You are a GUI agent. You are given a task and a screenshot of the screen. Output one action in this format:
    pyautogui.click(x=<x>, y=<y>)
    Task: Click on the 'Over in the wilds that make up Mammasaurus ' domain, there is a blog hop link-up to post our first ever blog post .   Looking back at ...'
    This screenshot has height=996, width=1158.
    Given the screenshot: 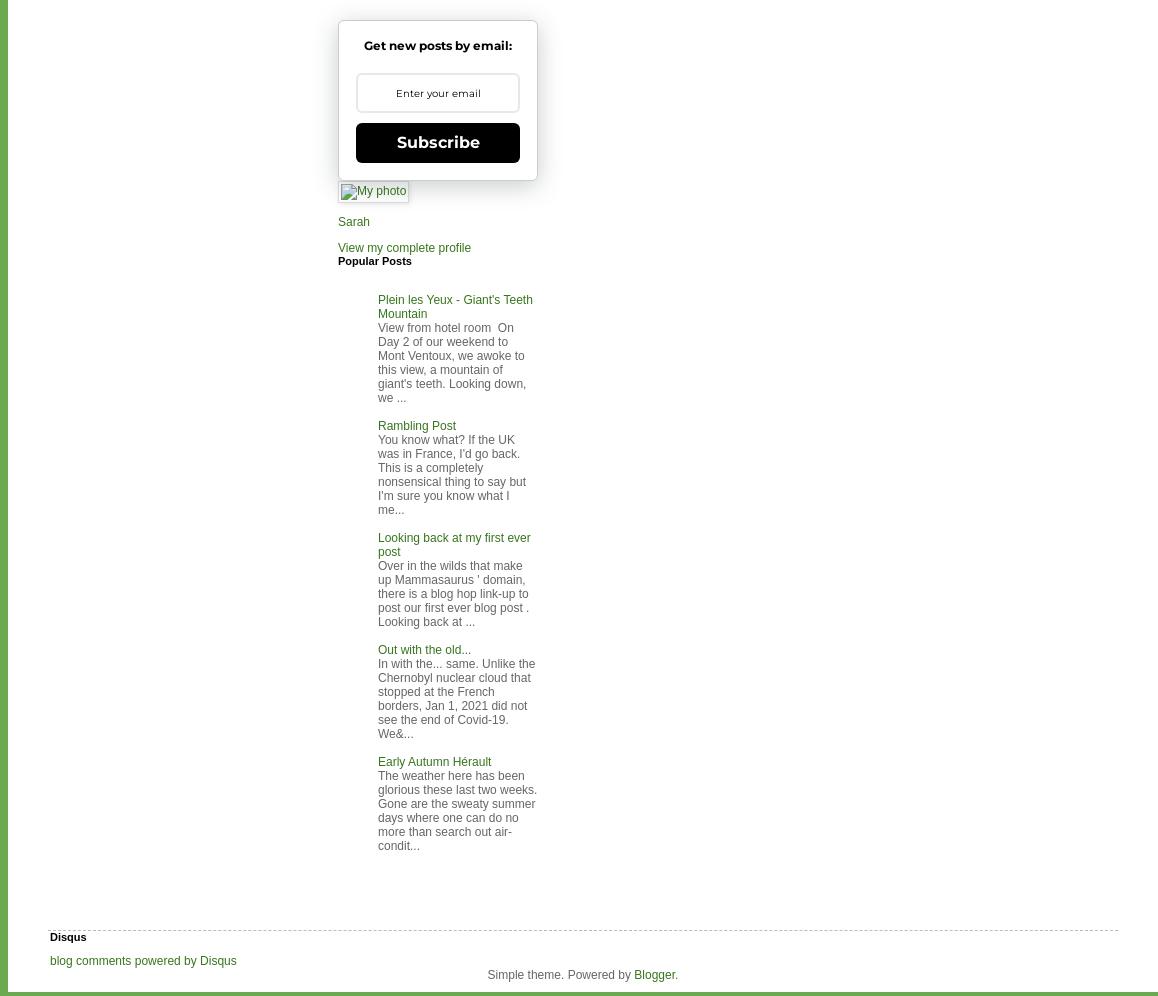 What is the action you would take?
    pyautogui.click(x=453, y=594)
    